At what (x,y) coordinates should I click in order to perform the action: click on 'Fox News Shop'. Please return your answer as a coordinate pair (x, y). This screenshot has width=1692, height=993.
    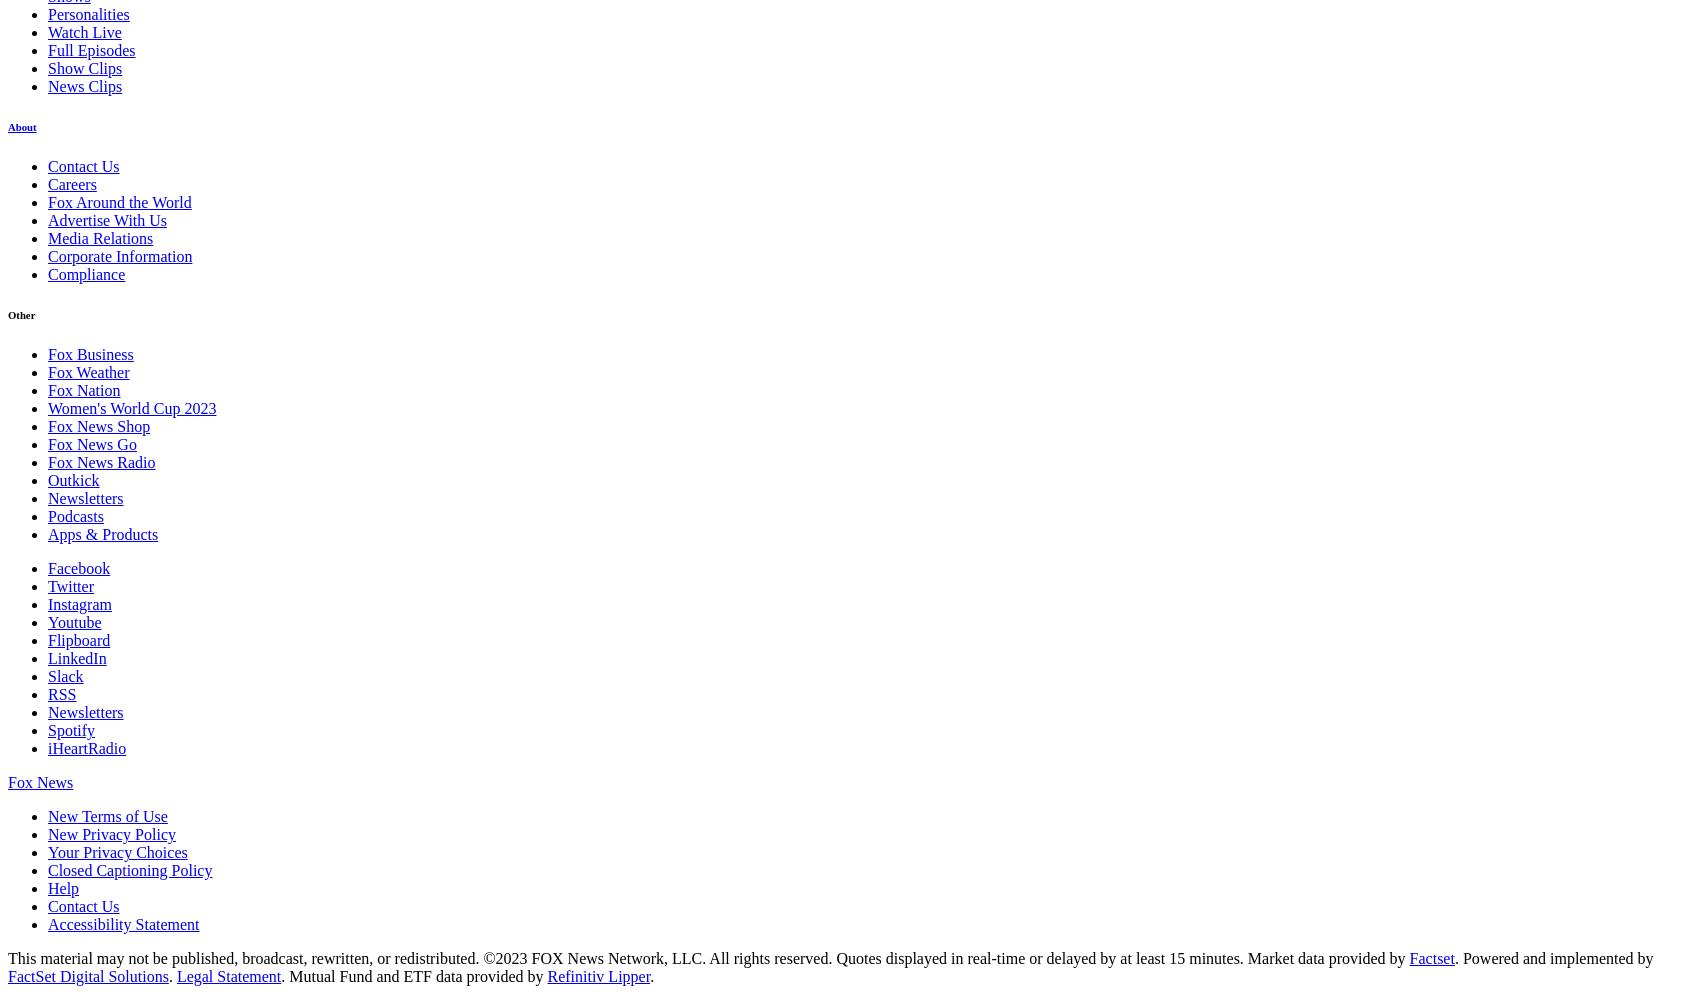
    Looking at the image, I should click on (98, 426).